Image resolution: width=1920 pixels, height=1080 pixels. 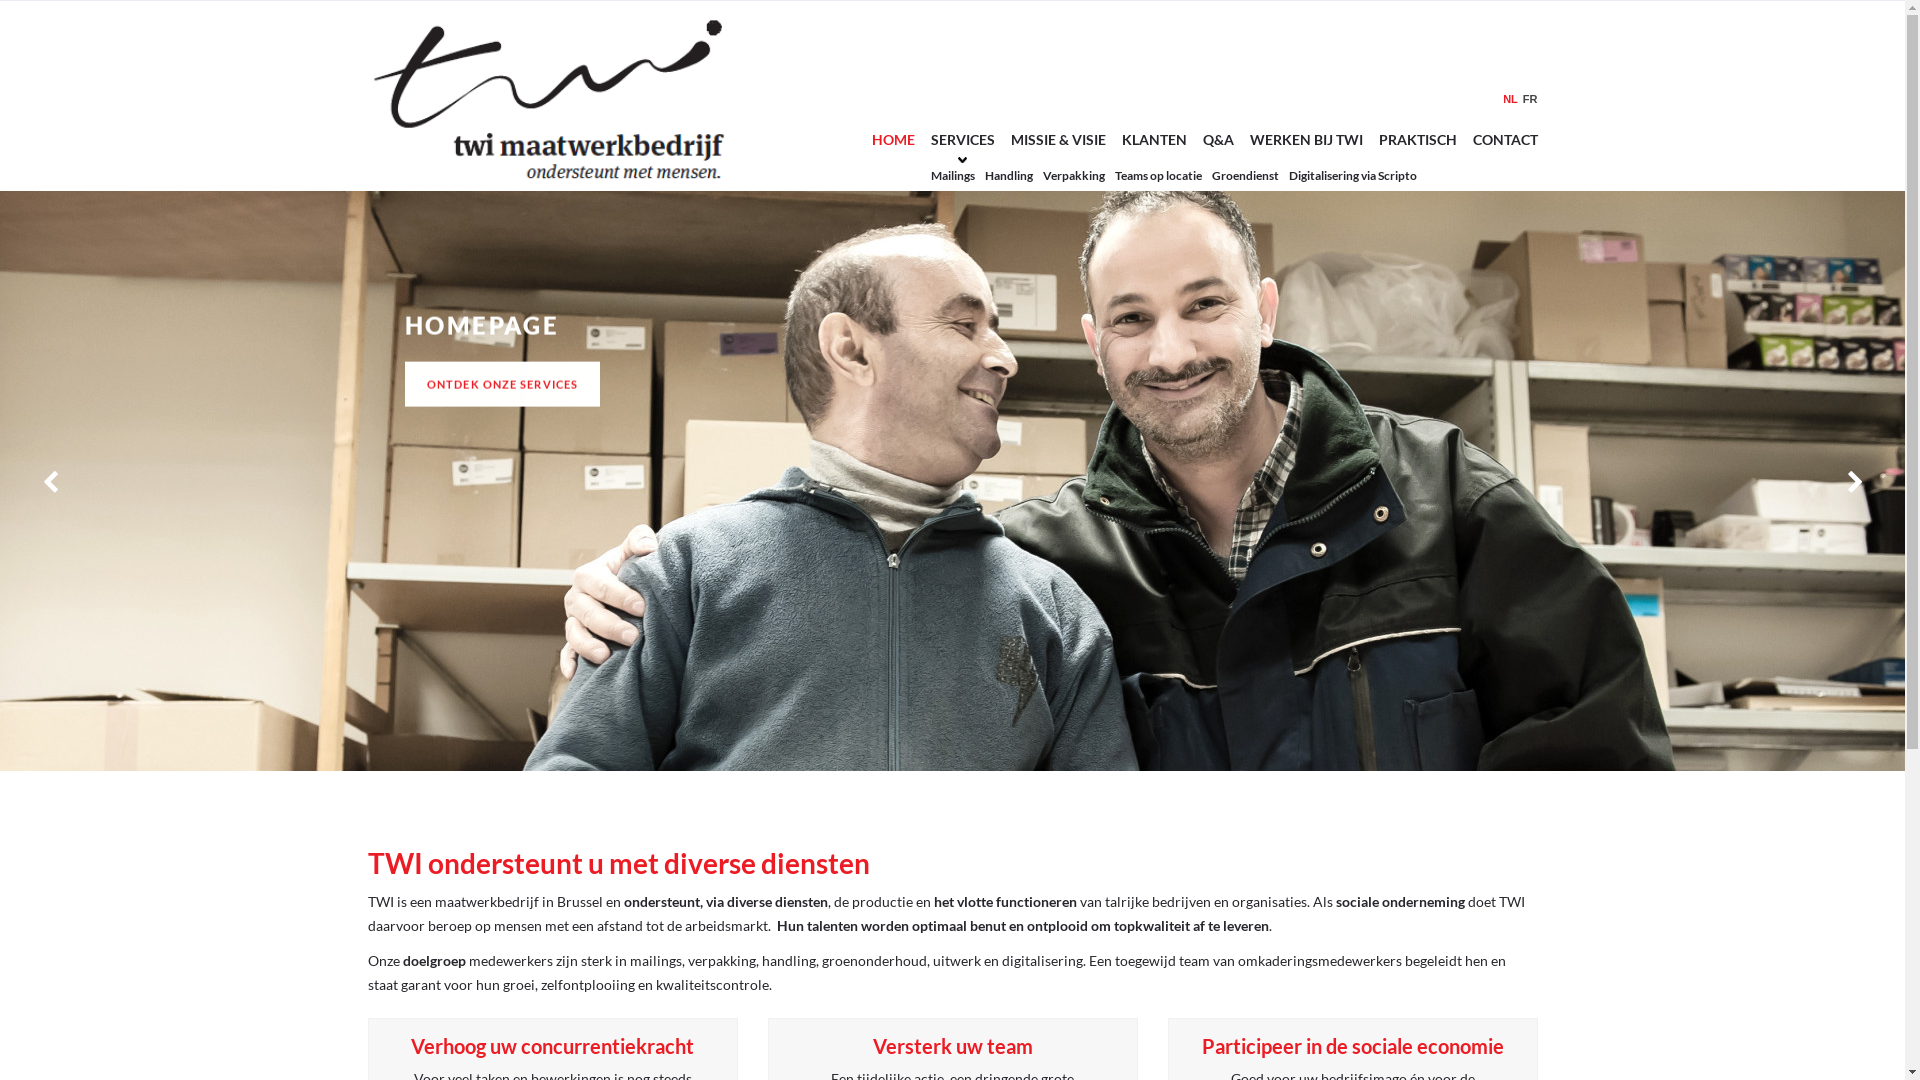 What do you see at coordinates (553, 96) in the screenshot?
I see `'TWI - '` at bounding box center [553, 96].